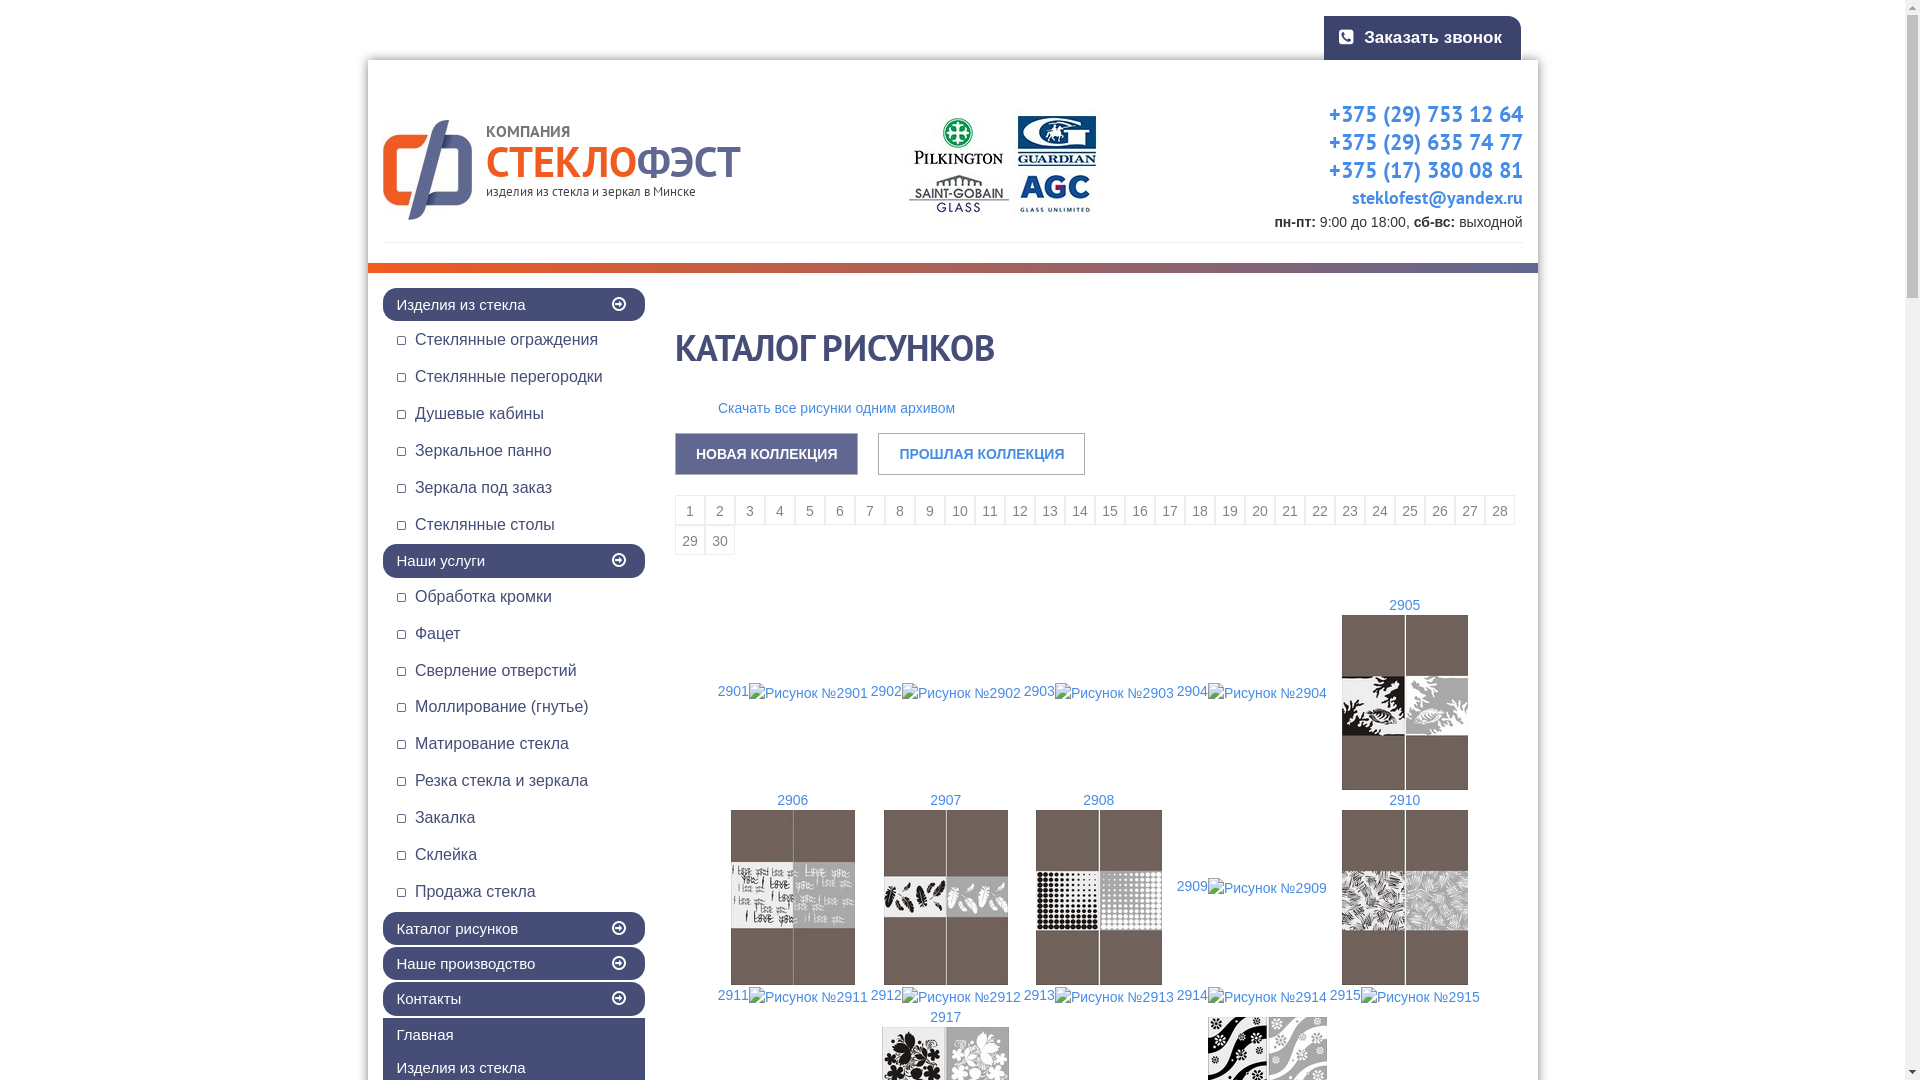  I want to click on '2905', so click(1403, 691).